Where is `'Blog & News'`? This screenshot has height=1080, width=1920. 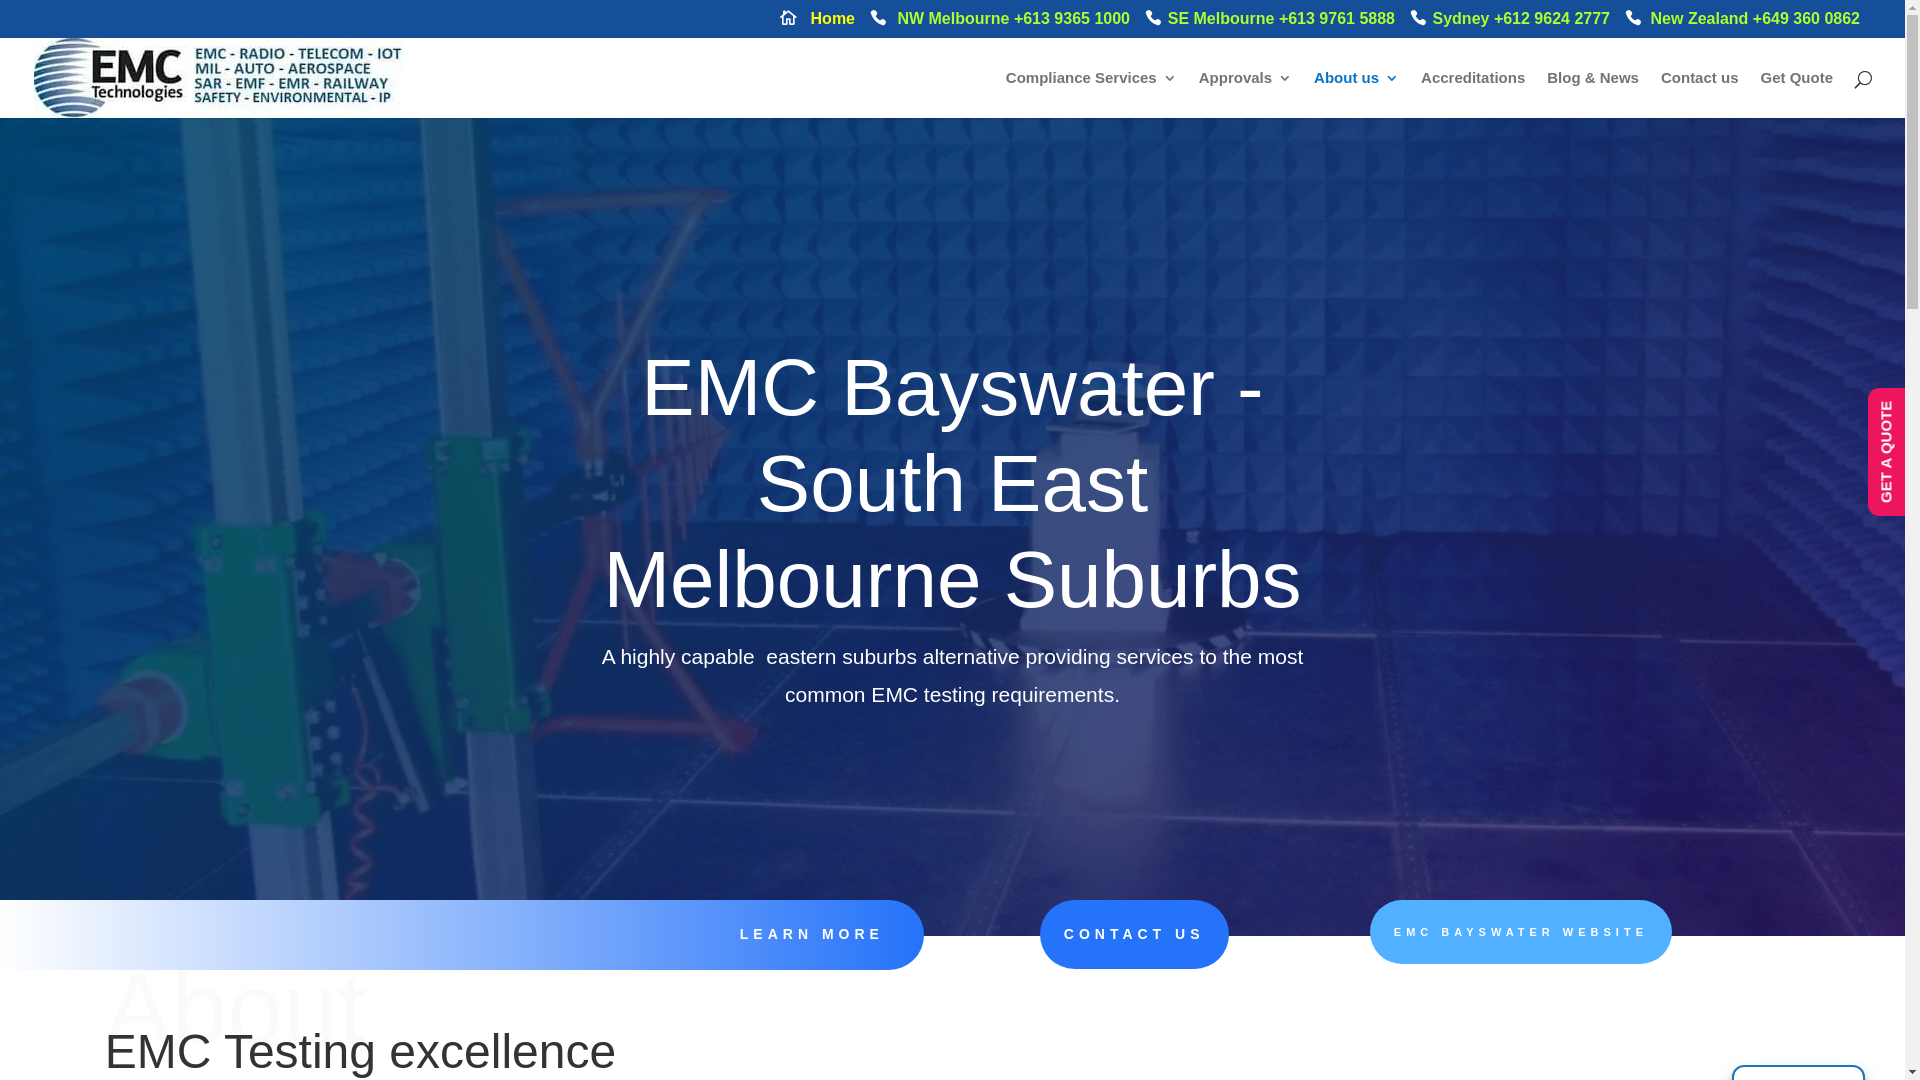
'Blog & News' is located at coordinates (1545, 94).